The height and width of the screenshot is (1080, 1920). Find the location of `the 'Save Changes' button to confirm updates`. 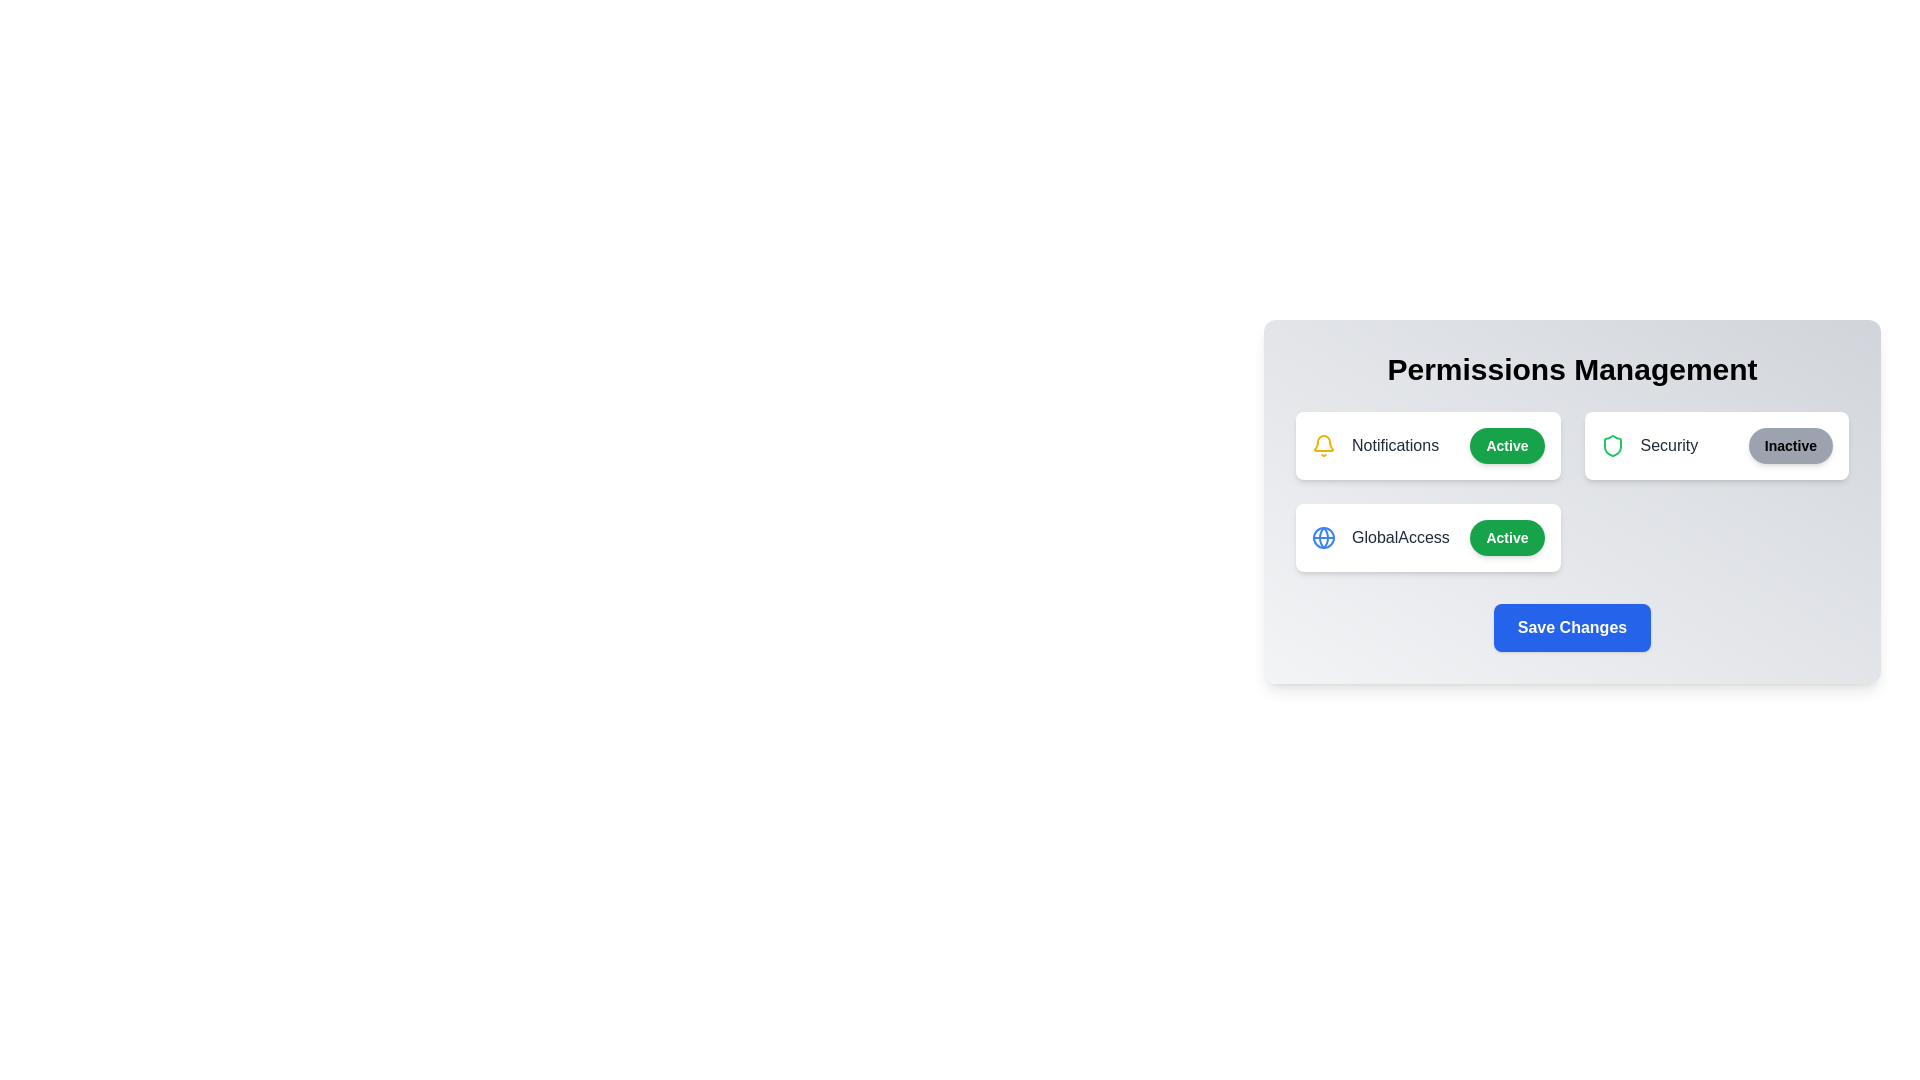

the 'Save Changes' button to confirm updates is located at coordinates (1571, 627).